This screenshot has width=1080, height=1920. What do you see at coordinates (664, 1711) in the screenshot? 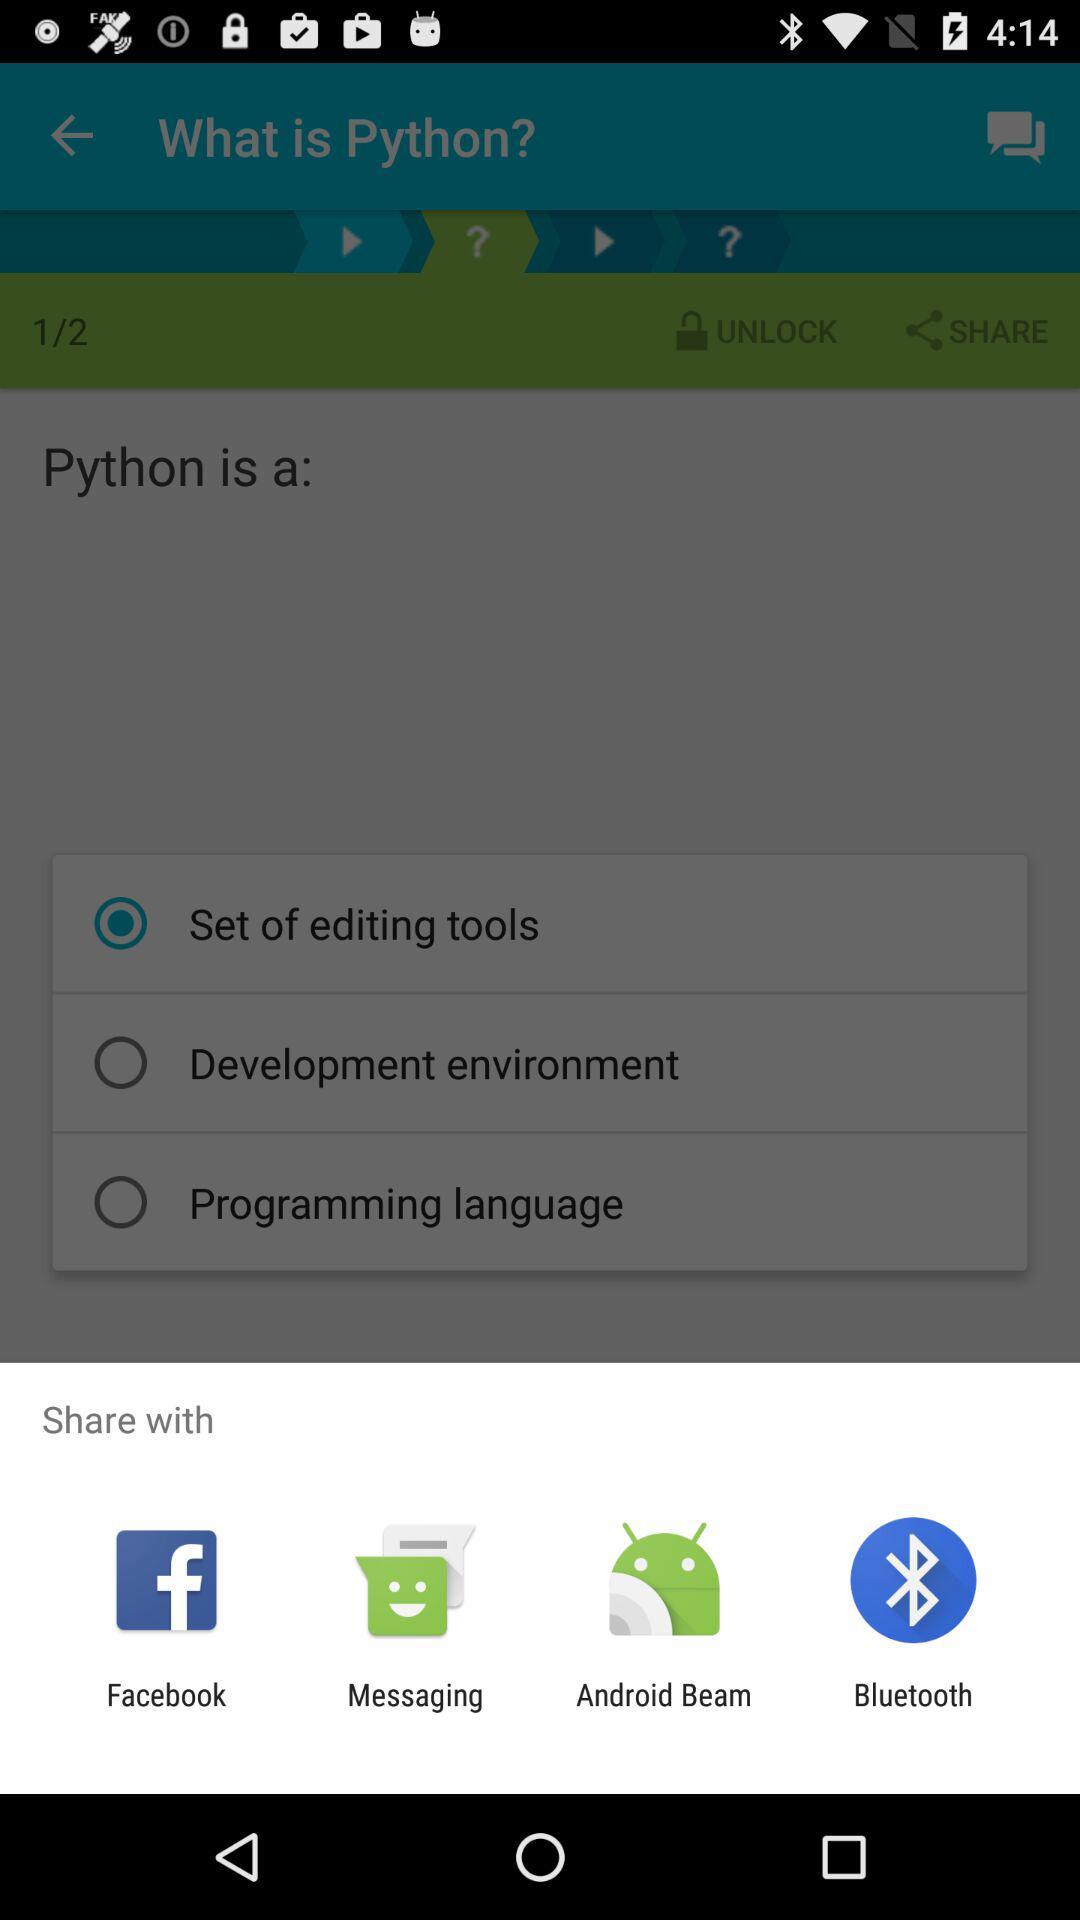
I see `app next to bluetooth app` at bounding box center [664, 1711].